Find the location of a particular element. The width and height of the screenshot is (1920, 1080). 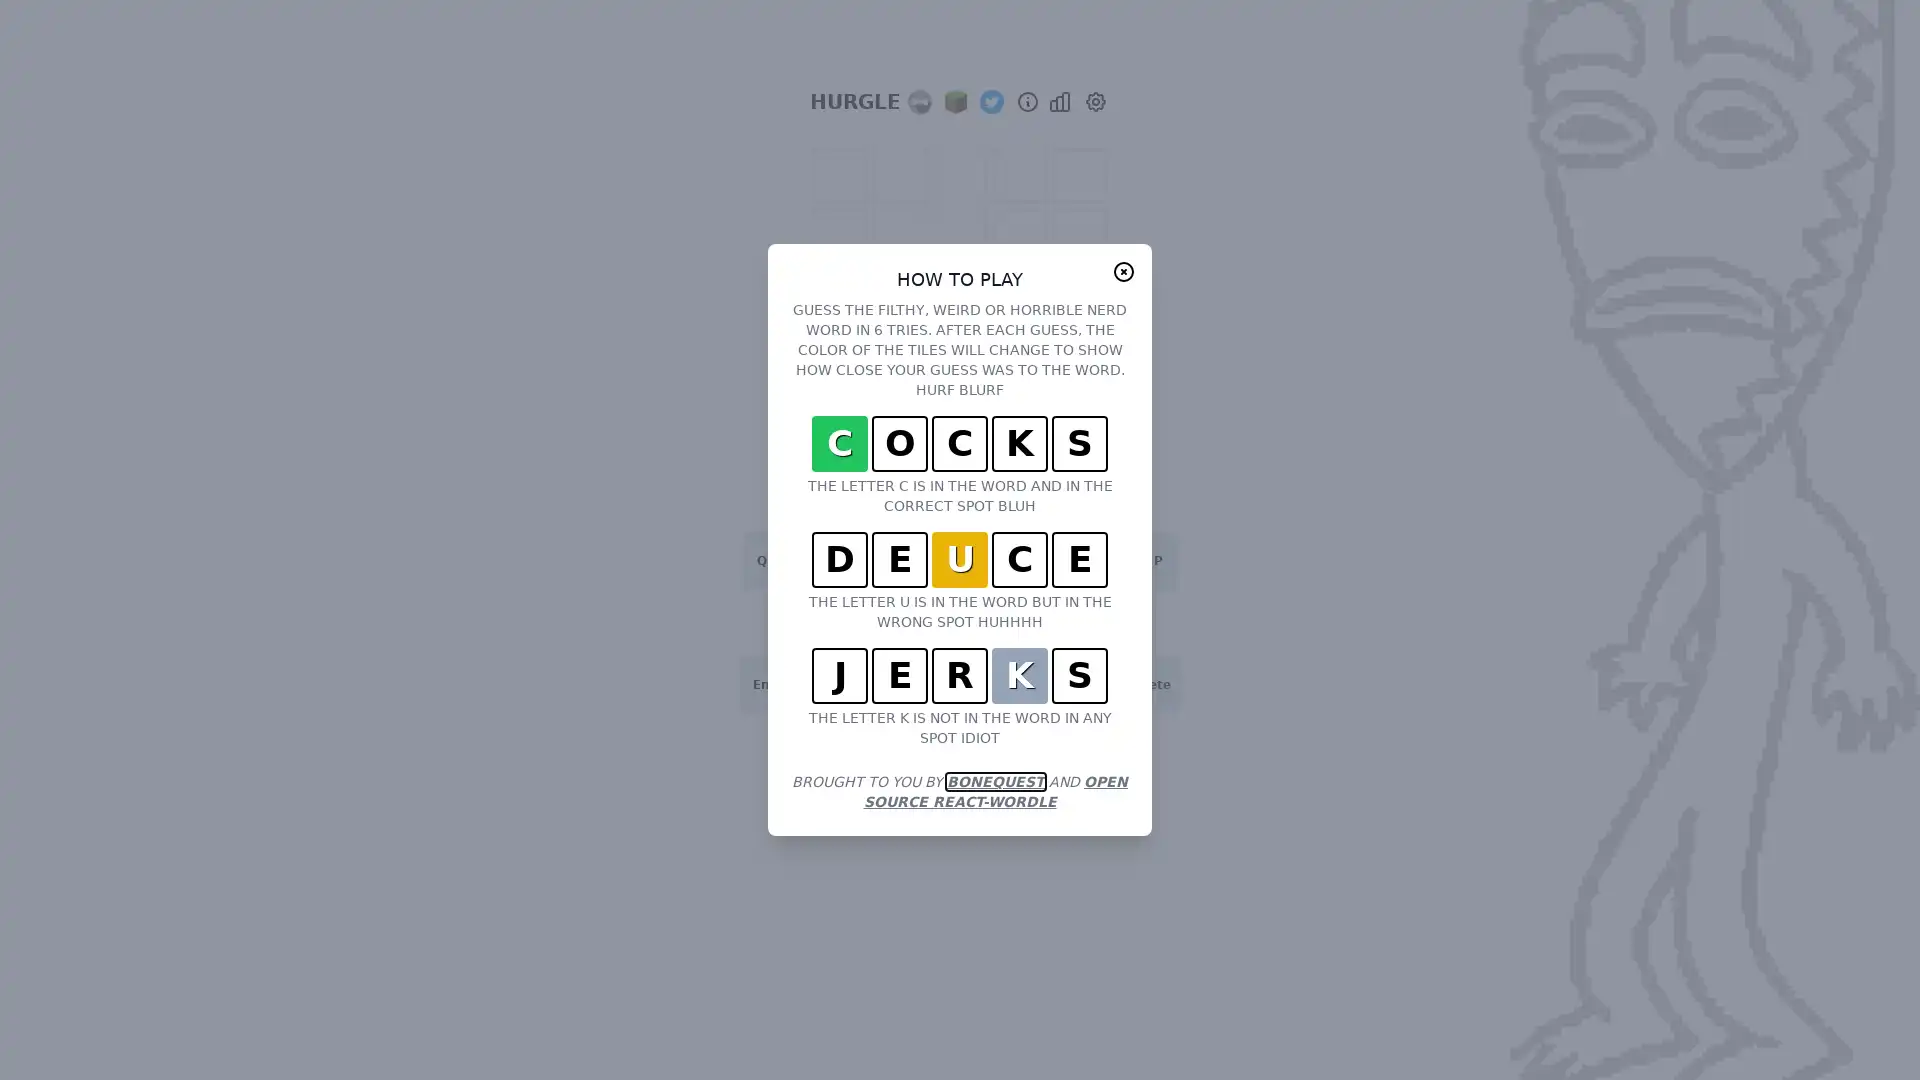

D is located at coordinates (872, 622).